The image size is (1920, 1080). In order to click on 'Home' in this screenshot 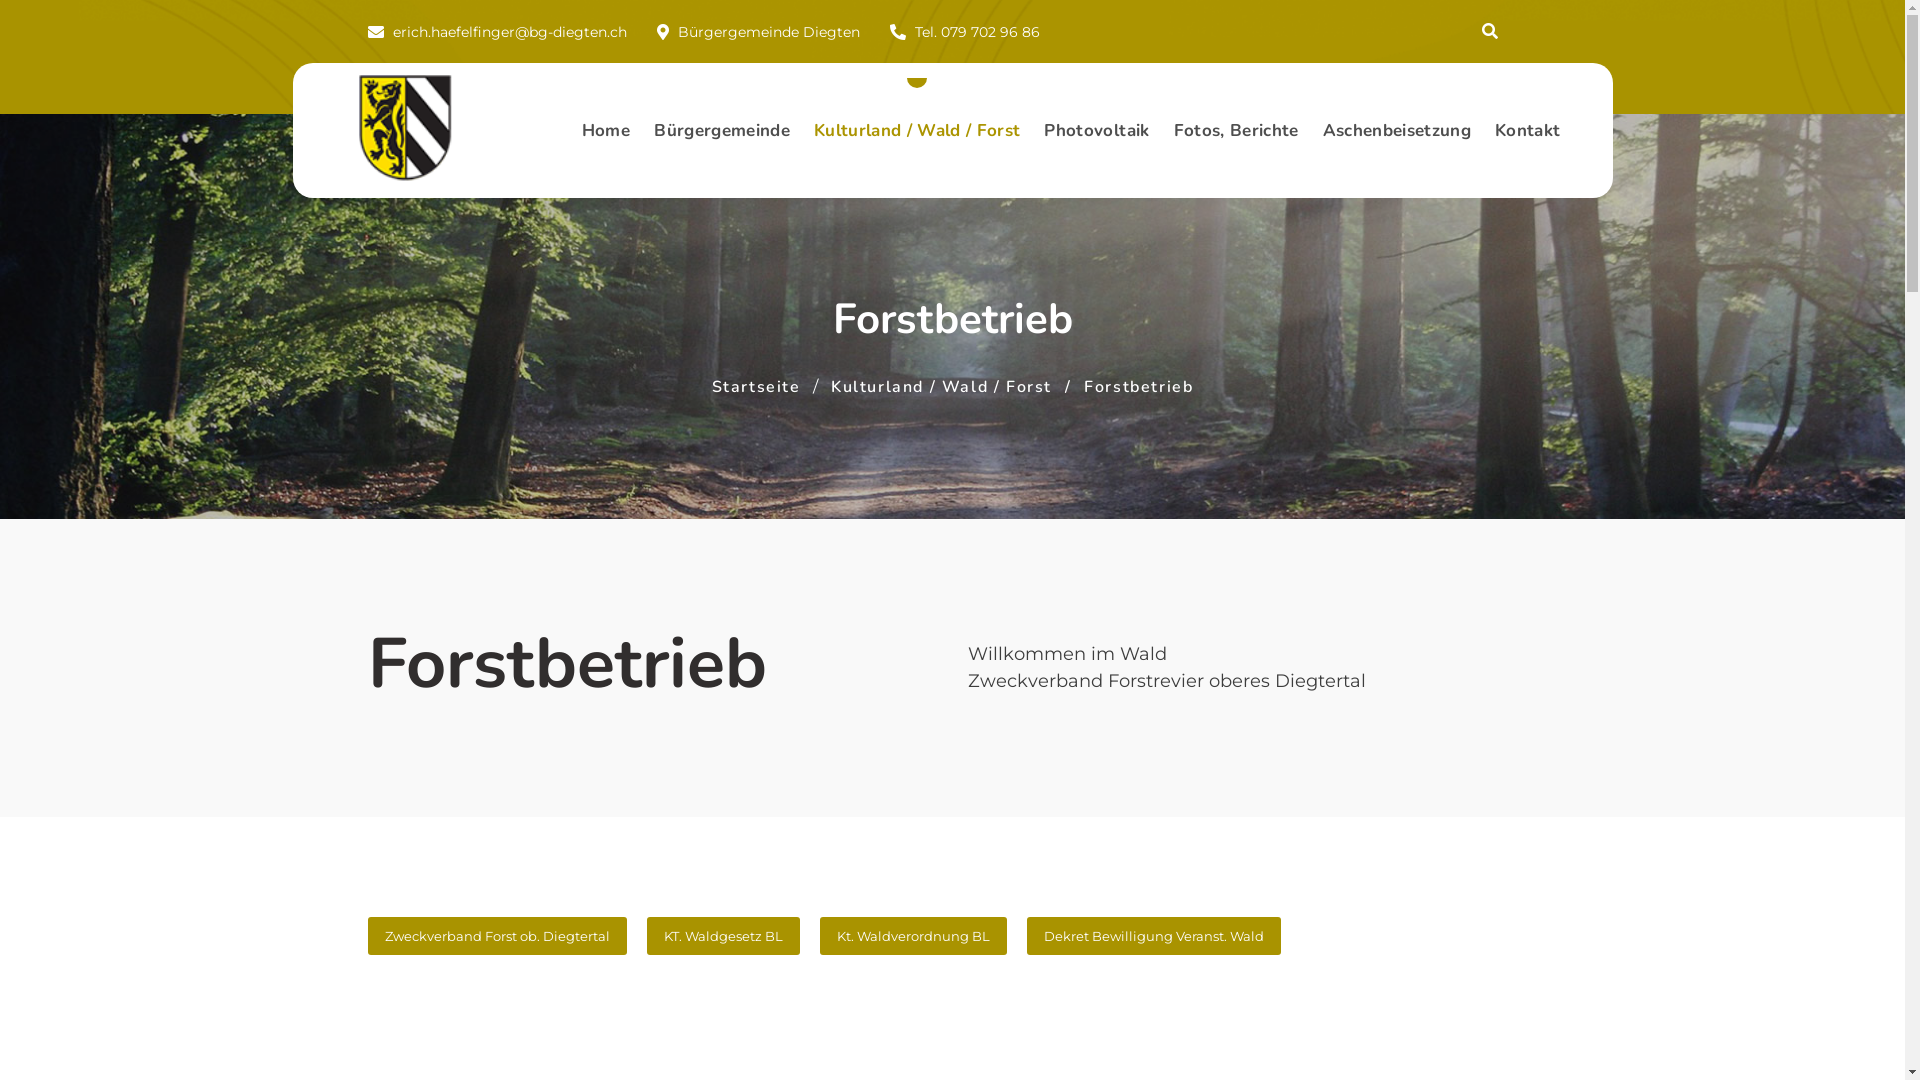, I will do `click(569, 131)`.